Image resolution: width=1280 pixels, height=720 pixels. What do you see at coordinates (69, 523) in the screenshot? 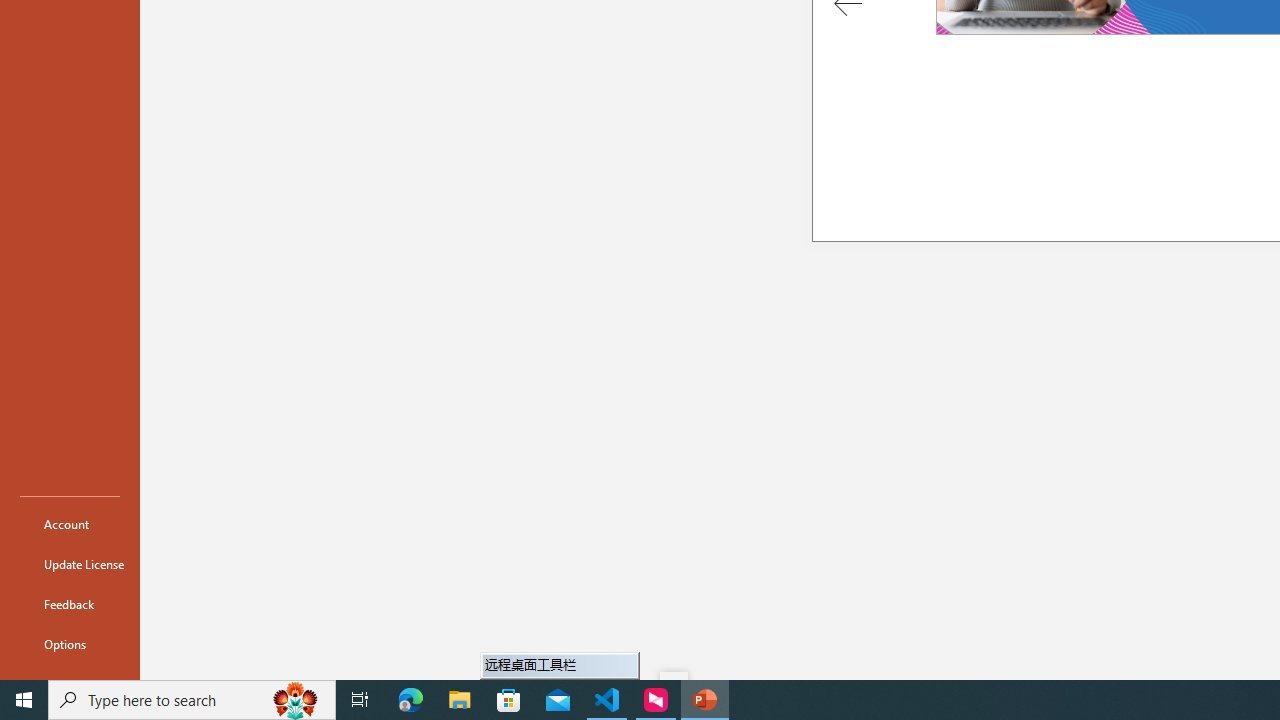
I see `'Account'` at bounding box center [69, 523].